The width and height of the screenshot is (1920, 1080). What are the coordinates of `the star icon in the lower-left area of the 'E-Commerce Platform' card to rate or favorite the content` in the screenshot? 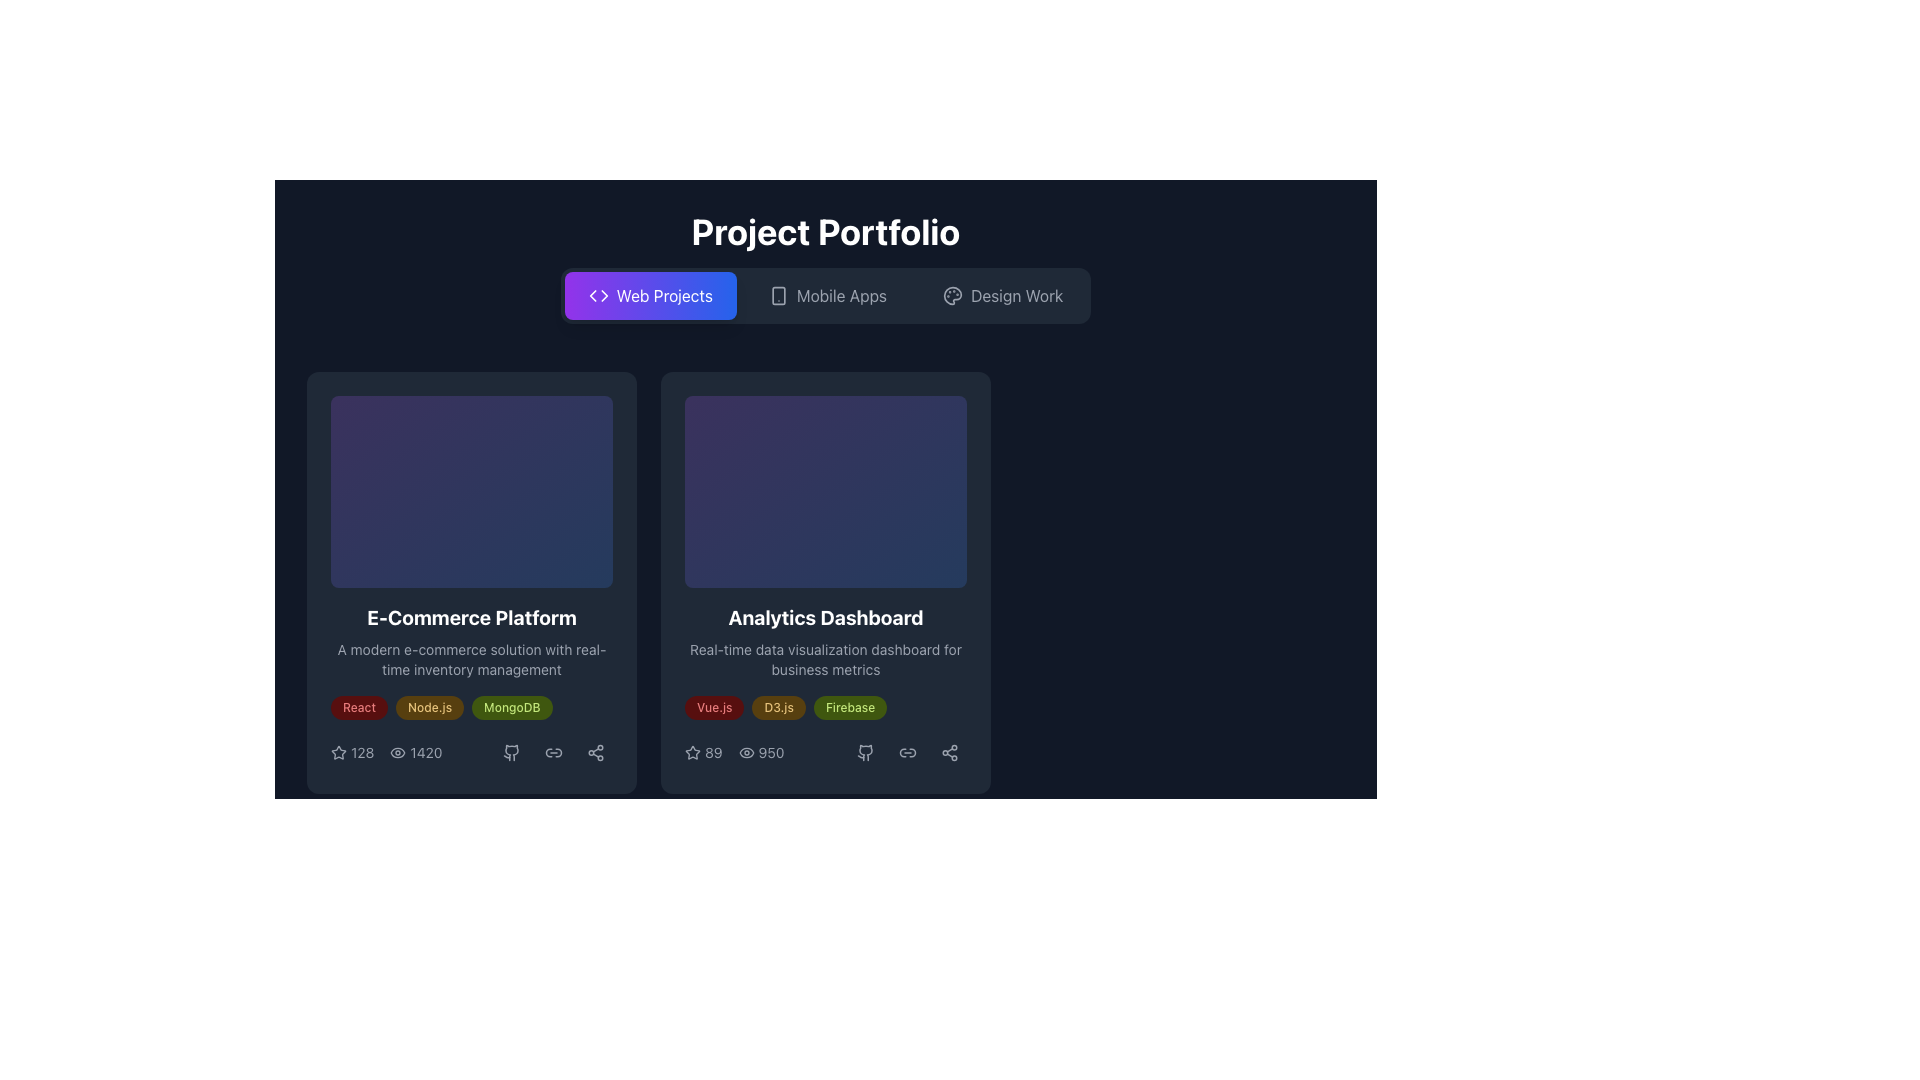 It's located at (352, 752).